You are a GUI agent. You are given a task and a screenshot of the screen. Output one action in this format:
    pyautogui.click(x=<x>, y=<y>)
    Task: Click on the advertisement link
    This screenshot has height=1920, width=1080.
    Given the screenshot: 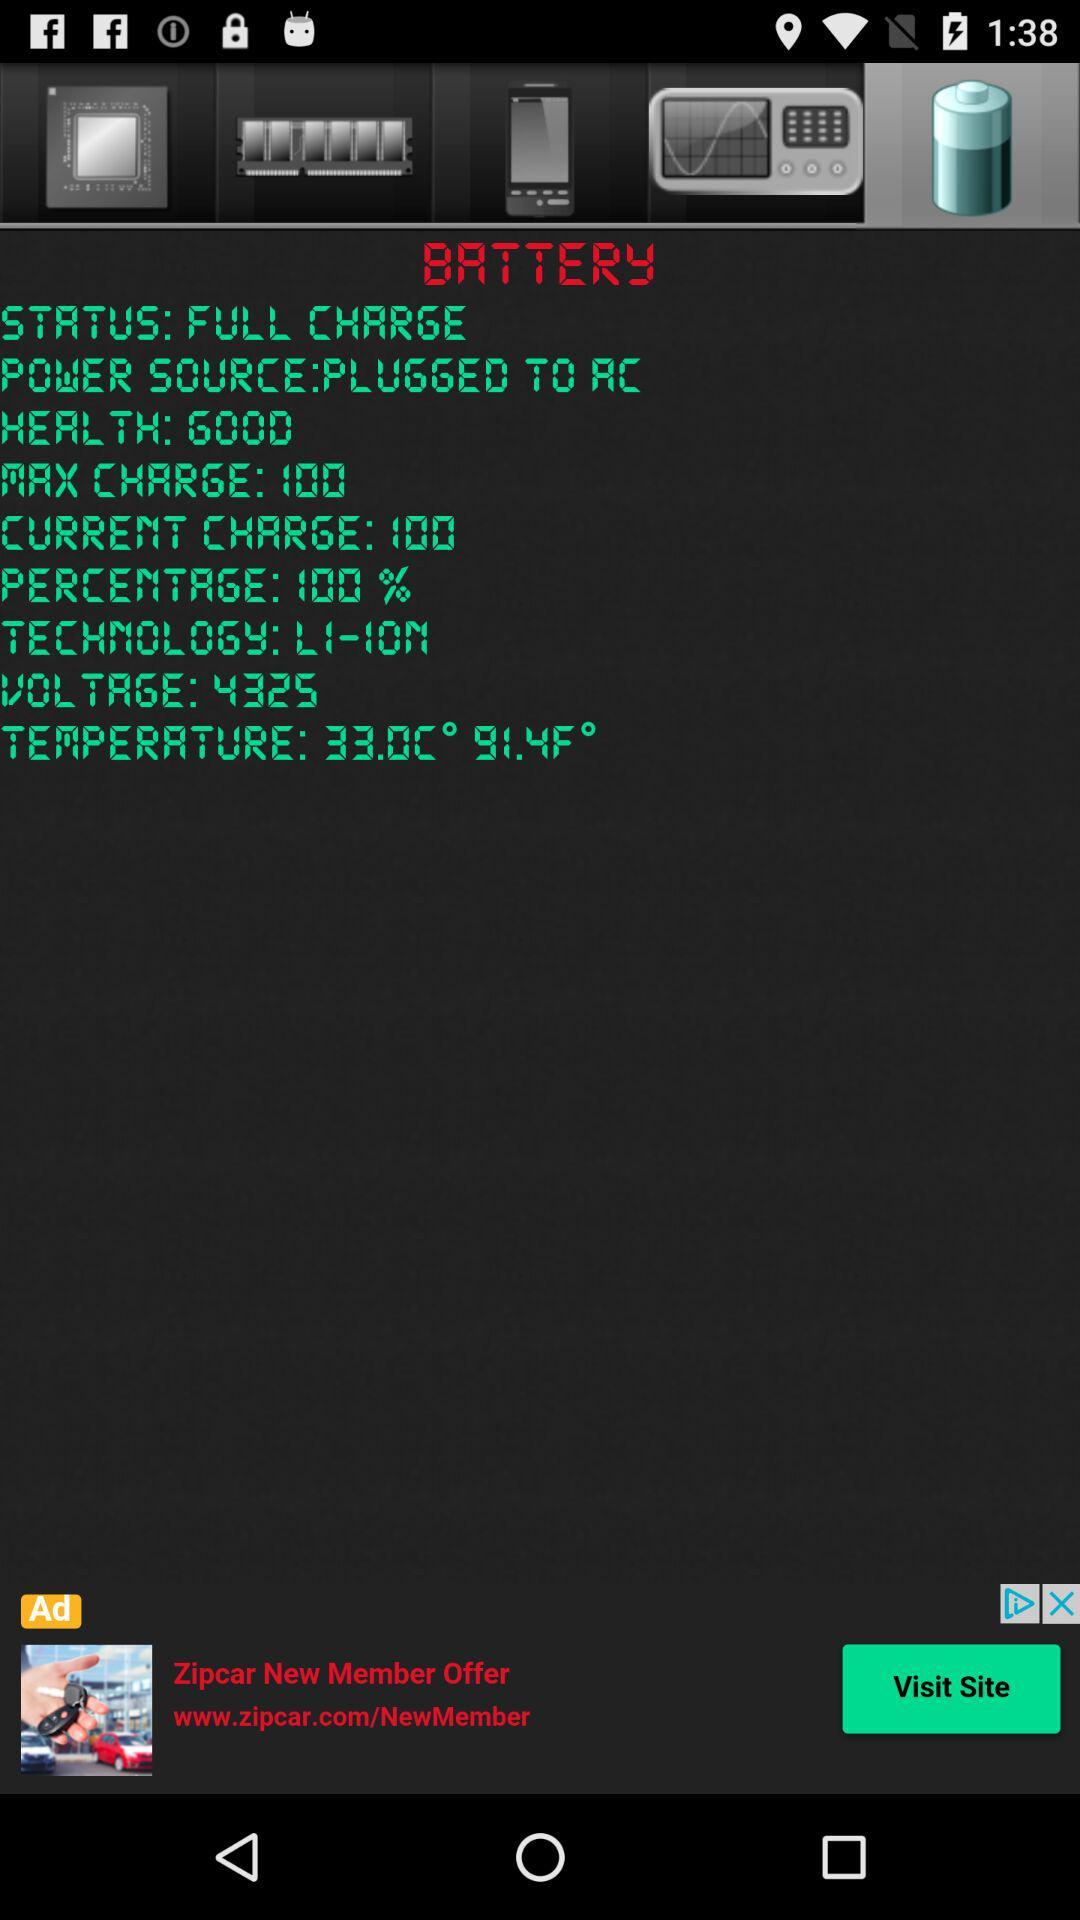 What is the action you would take?
    pyautogui.click(x=540, y=1688)
    